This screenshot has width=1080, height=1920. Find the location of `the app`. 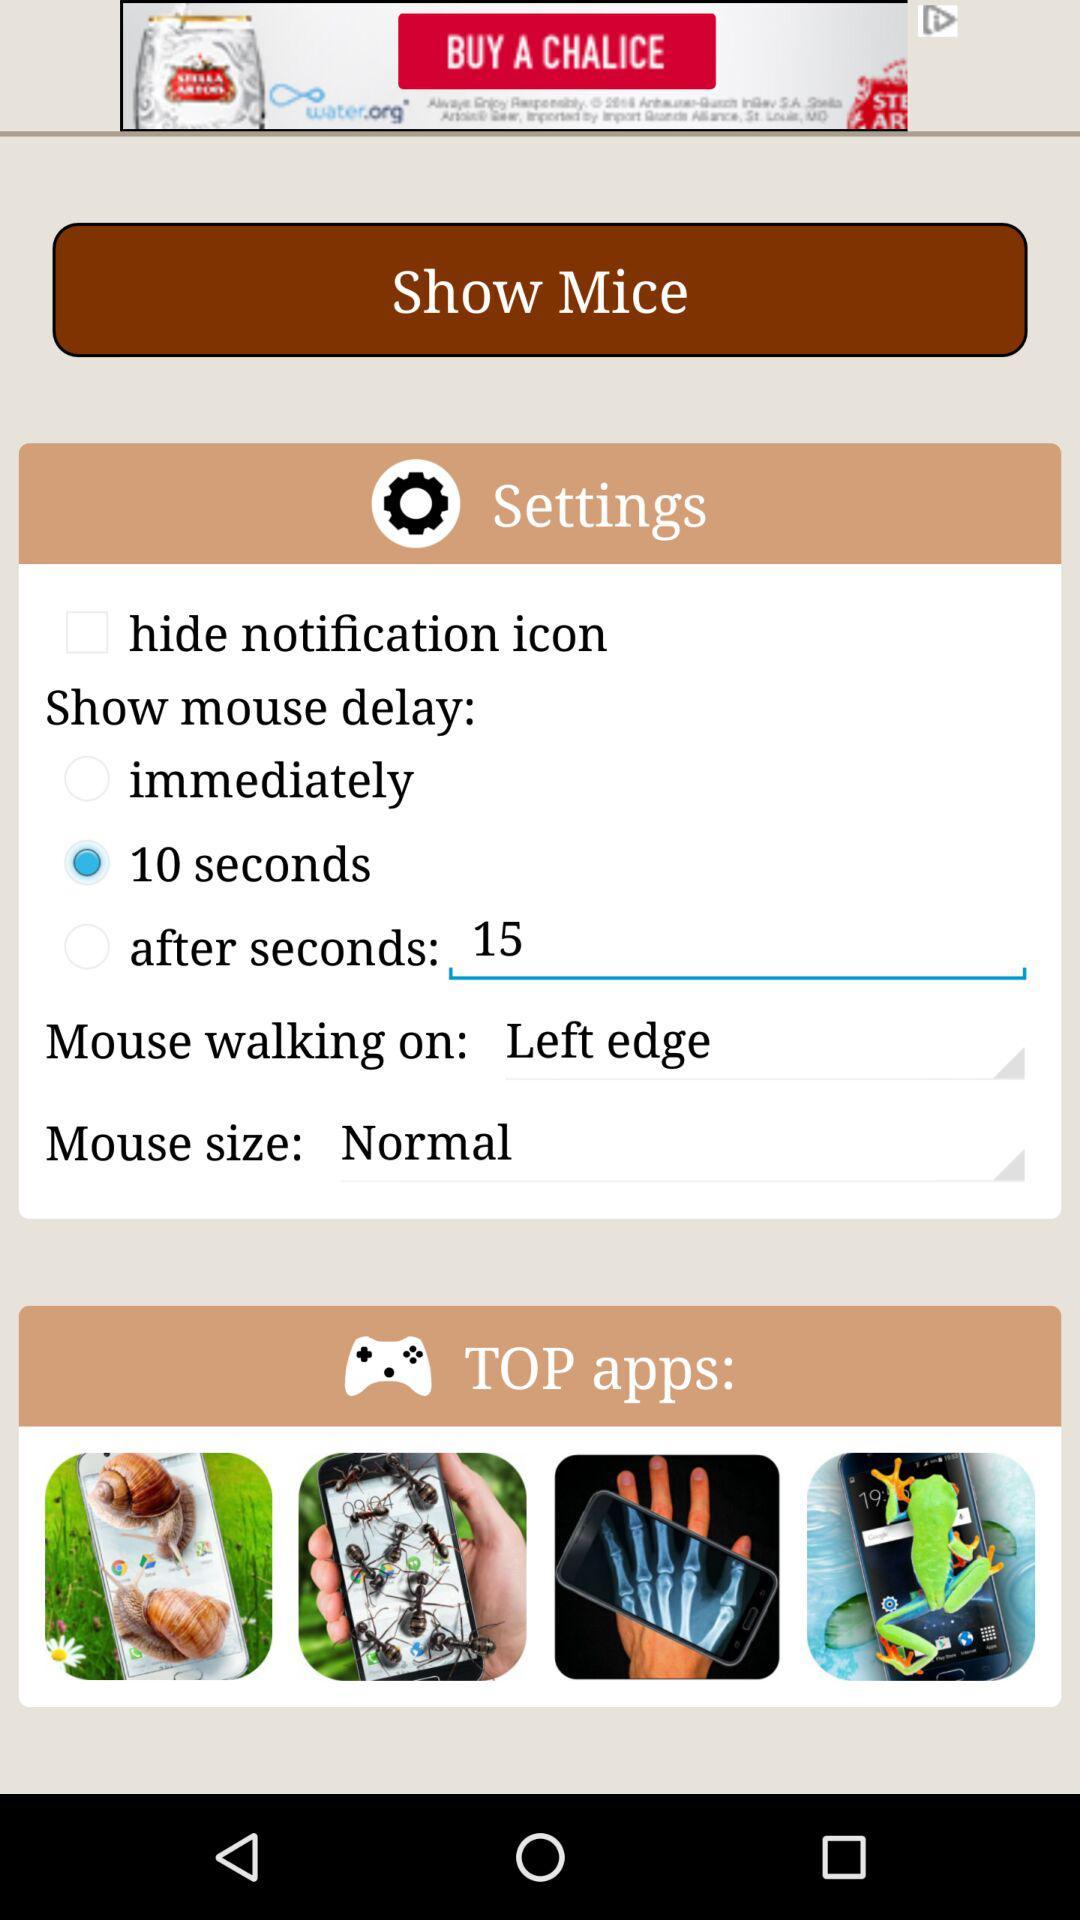

the app is located at coordinates (921, 1565).